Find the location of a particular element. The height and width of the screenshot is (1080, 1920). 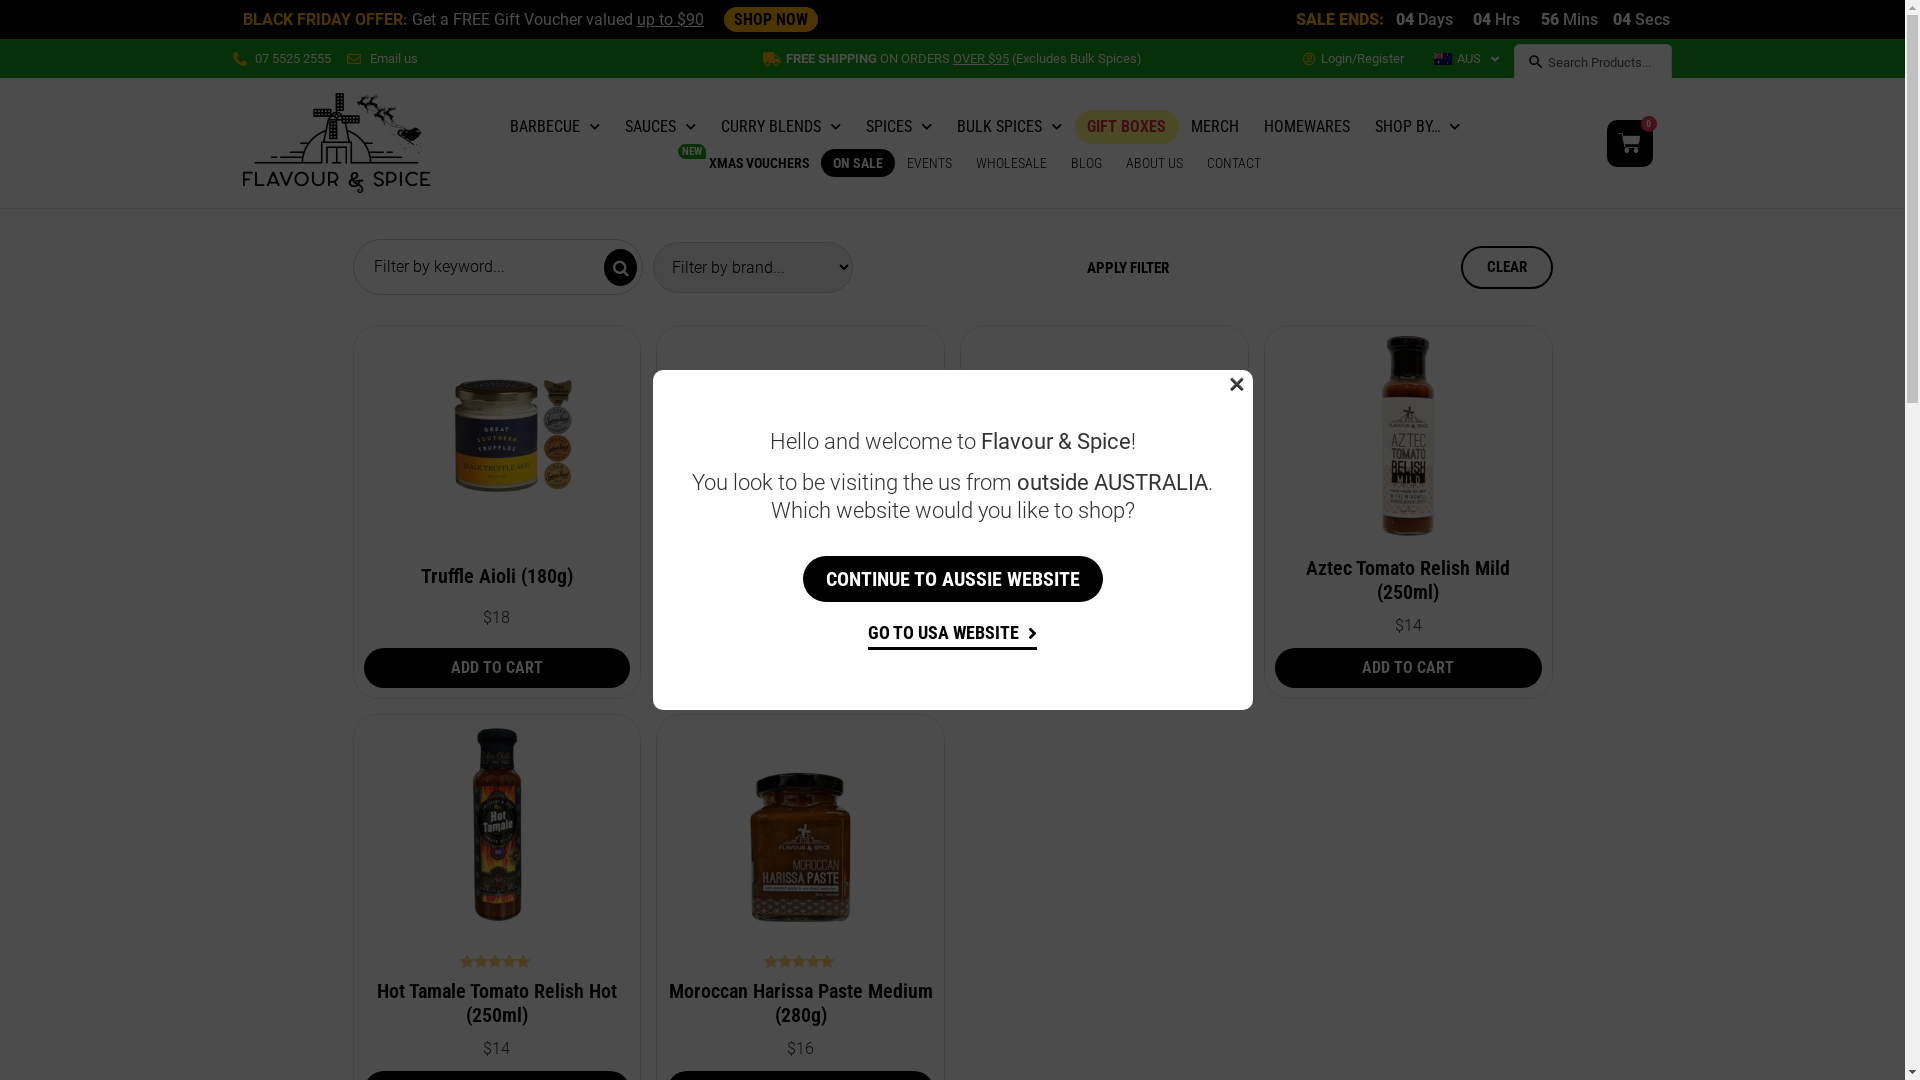

'SPICES' is located at coordinates (865, 127).